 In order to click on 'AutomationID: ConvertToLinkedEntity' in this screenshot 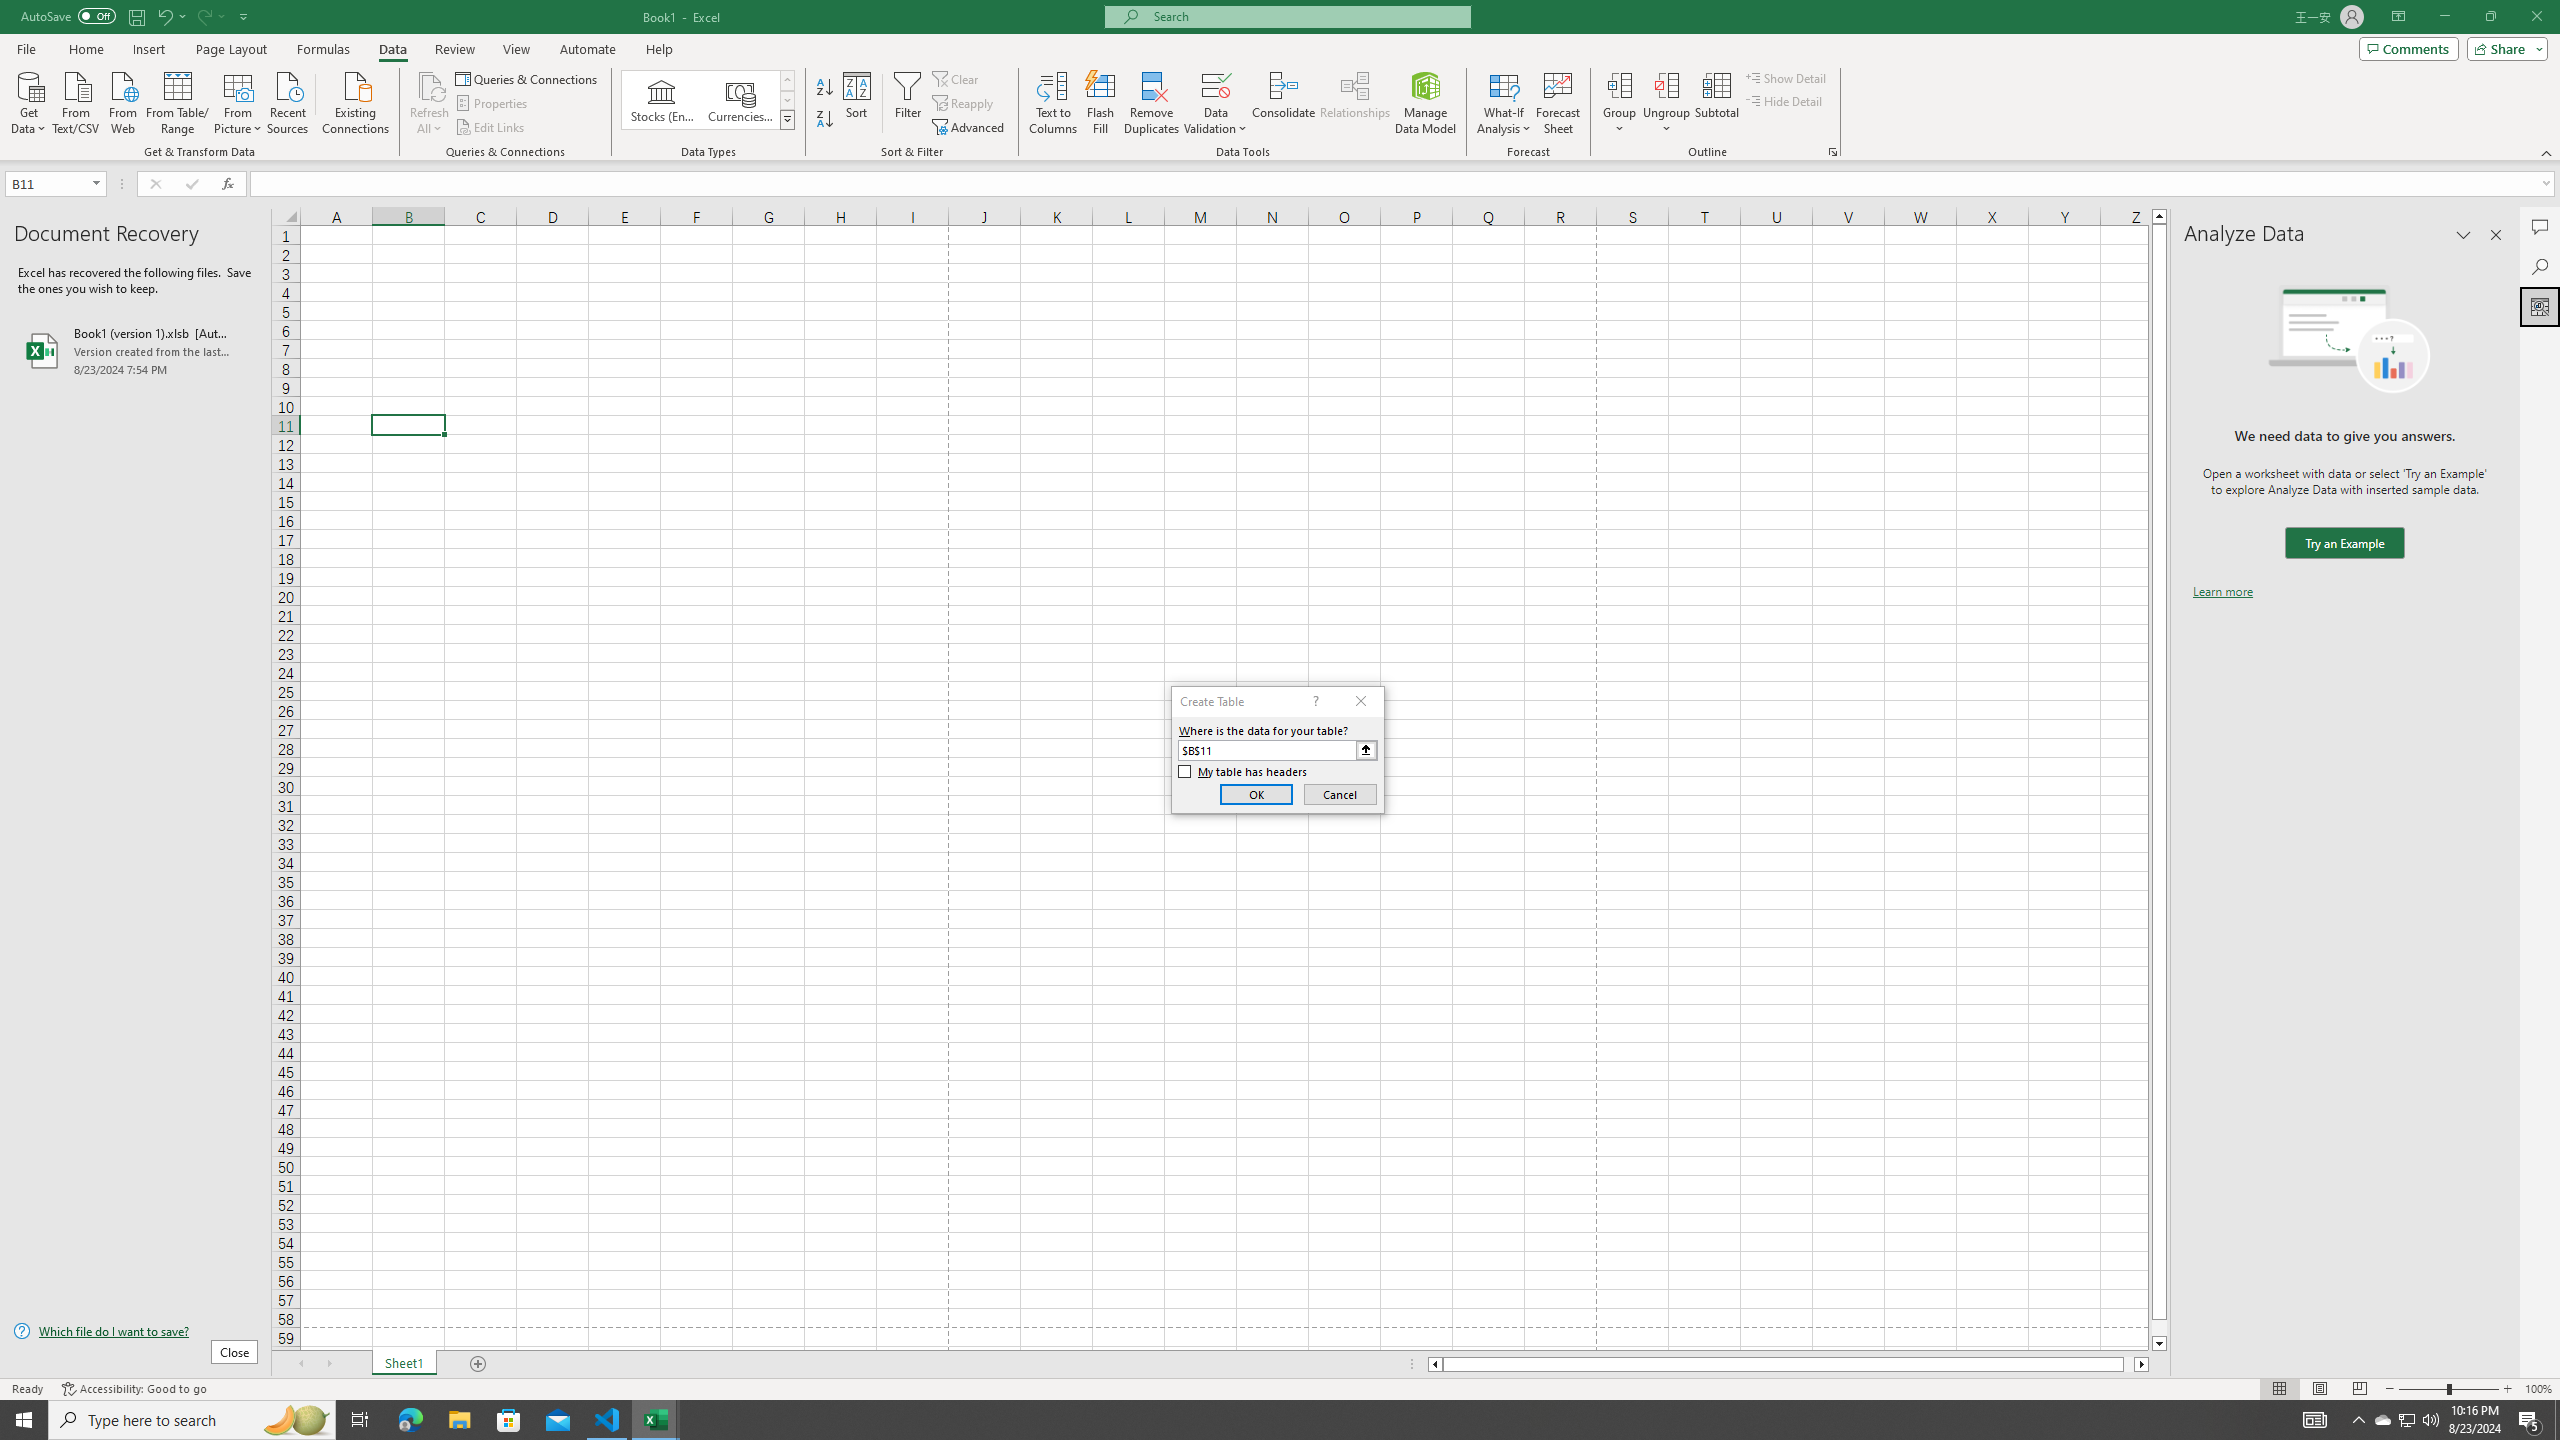, I will do `click(709, 99)`.